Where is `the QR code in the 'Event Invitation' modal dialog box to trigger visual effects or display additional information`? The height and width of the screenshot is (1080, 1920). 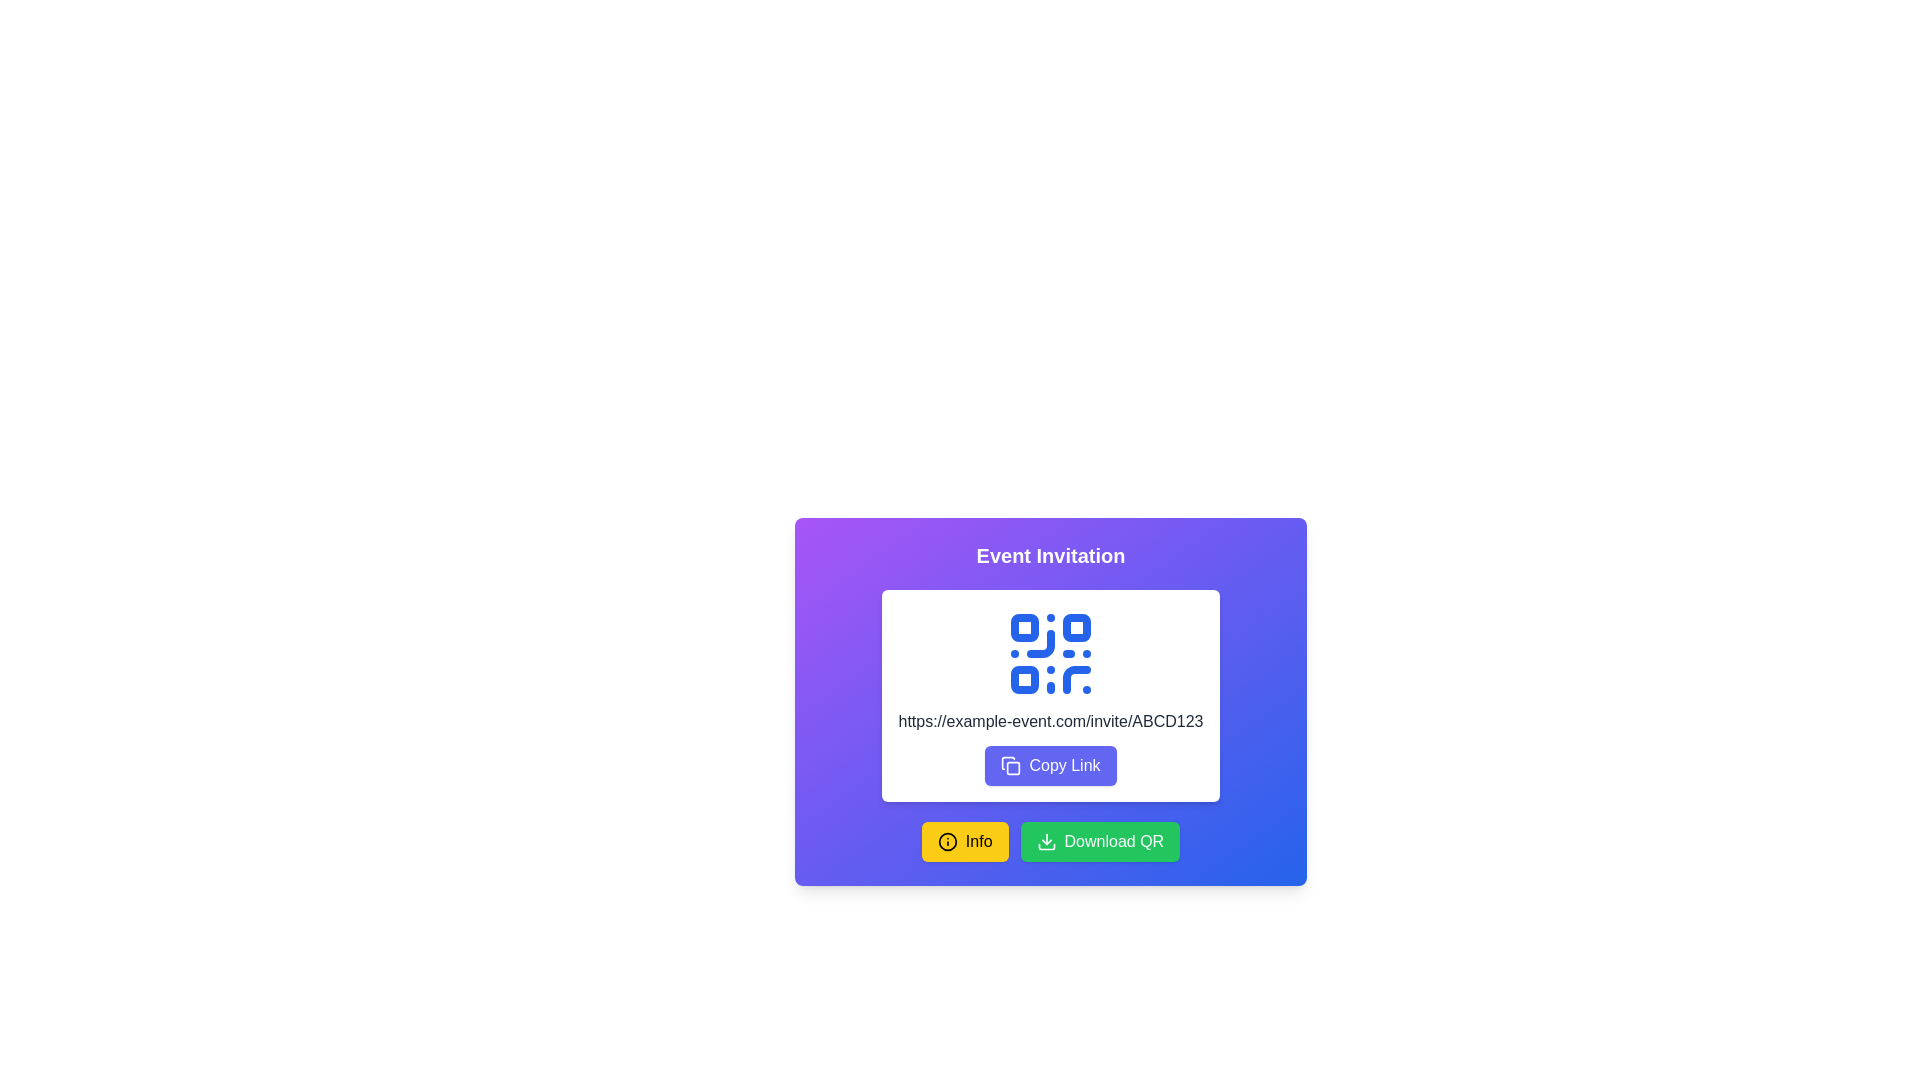
the QR code in the 'Event Invitation' modal dialog box to trigger visual effects or display additional information is located at coordinates (1050, 762).